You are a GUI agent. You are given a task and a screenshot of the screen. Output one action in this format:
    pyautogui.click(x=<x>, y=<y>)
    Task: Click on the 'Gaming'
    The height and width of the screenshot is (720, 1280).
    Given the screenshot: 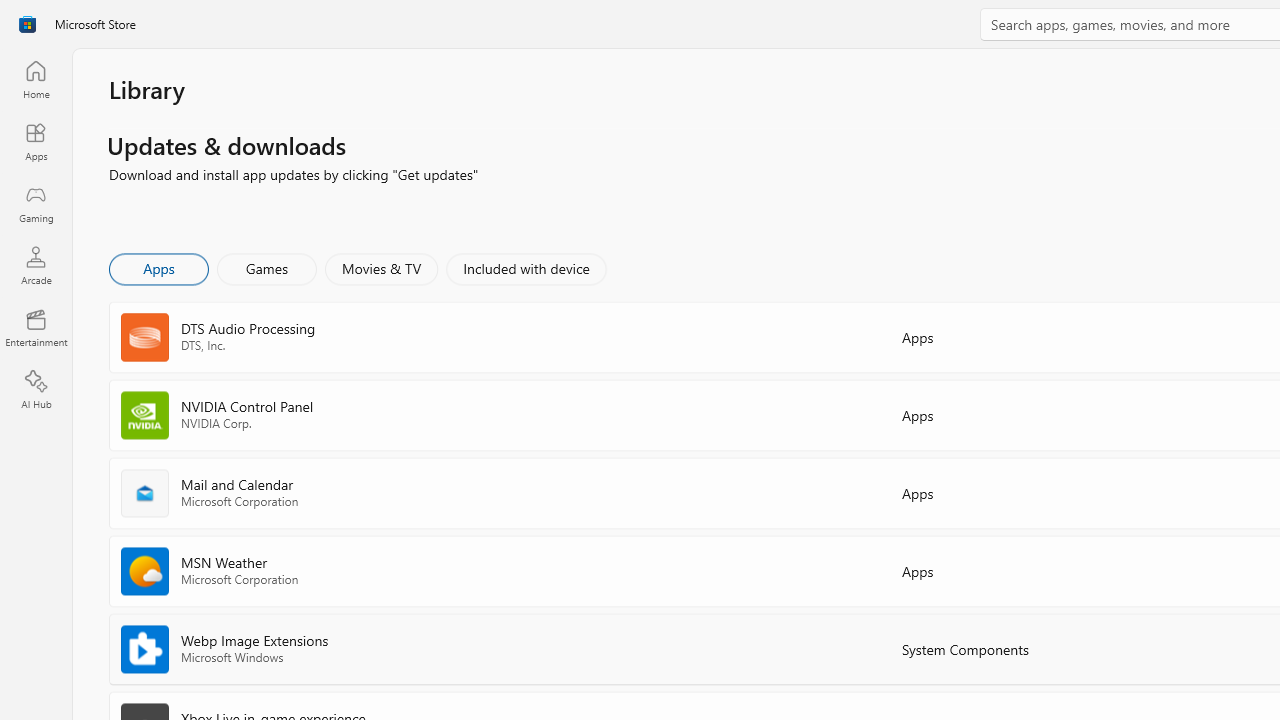 What is the action you would take?
    pyautogui.click(x=35, y=203)
    